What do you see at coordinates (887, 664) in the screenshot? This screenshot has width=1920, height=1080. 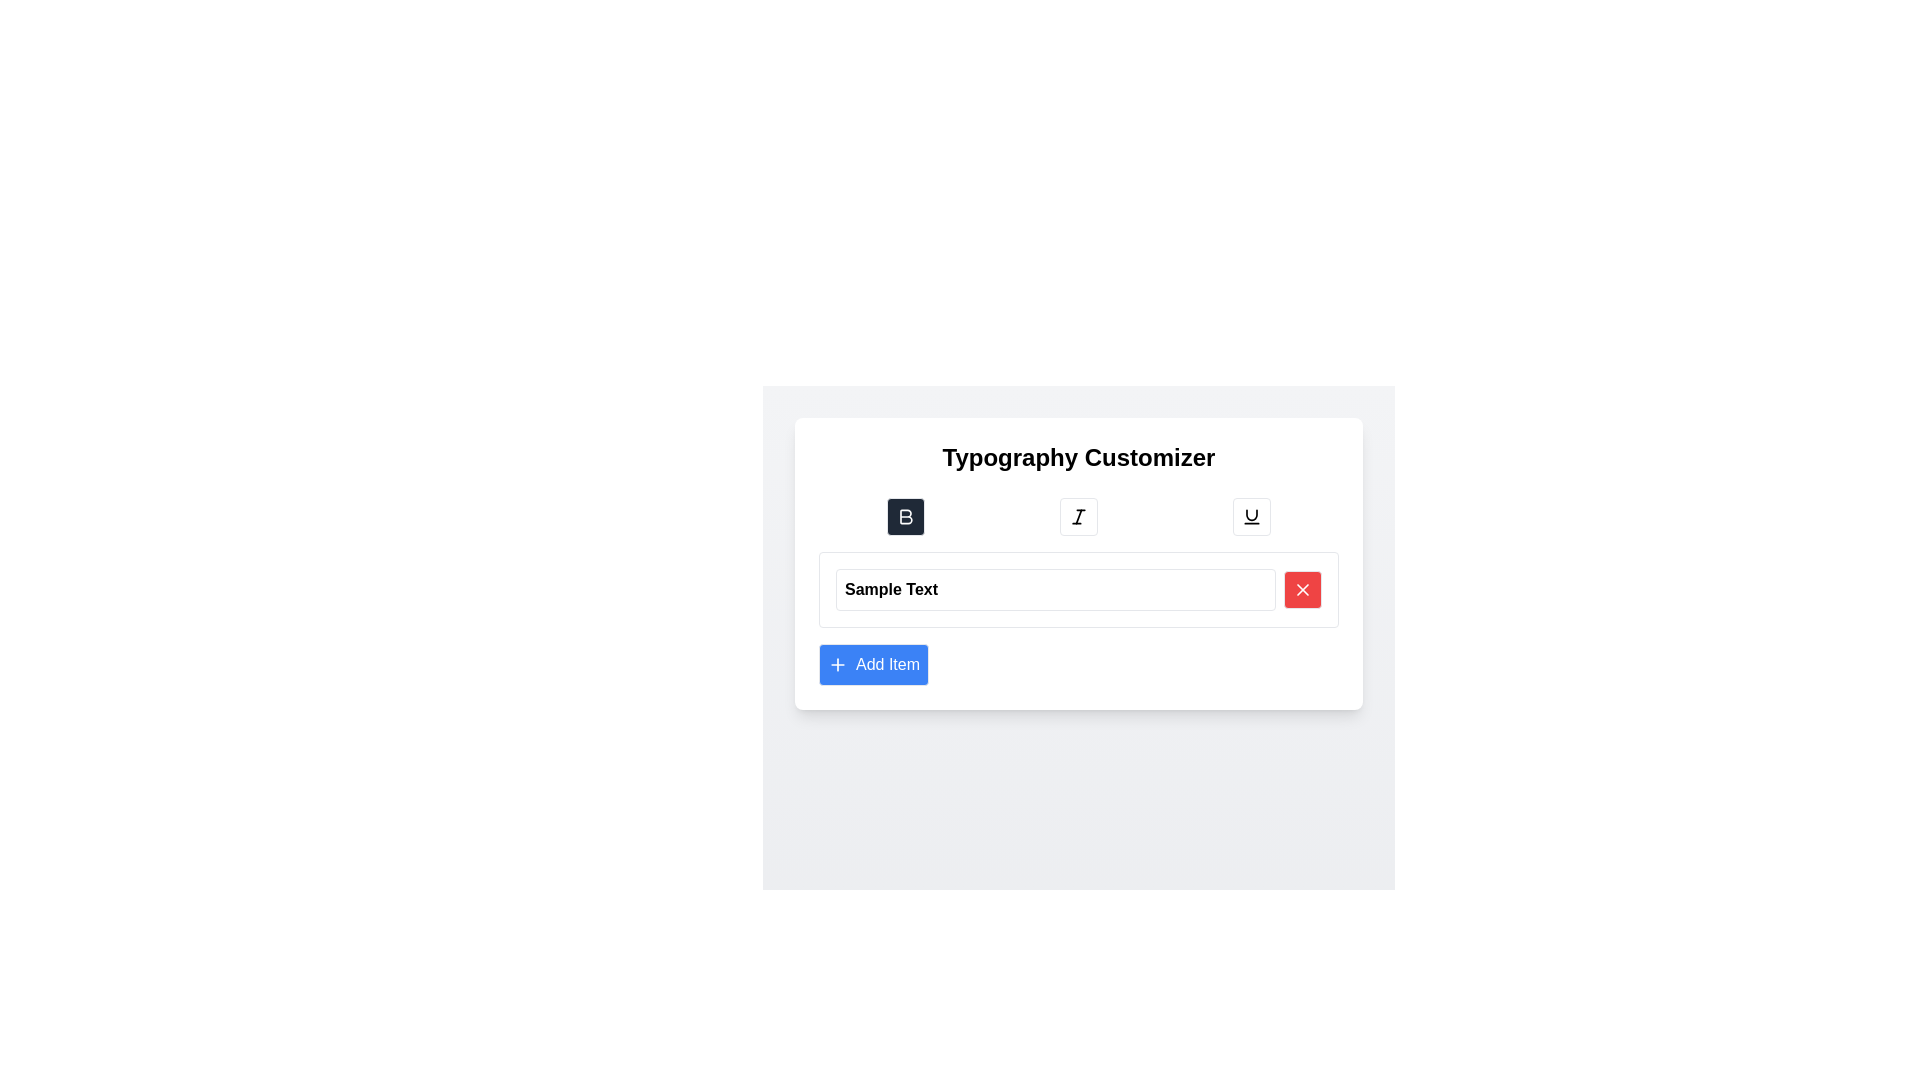 I see `the 'Add Item' button, which contains the static text on a blue background, by clicking on its center point` at bounding box center [887, 664].